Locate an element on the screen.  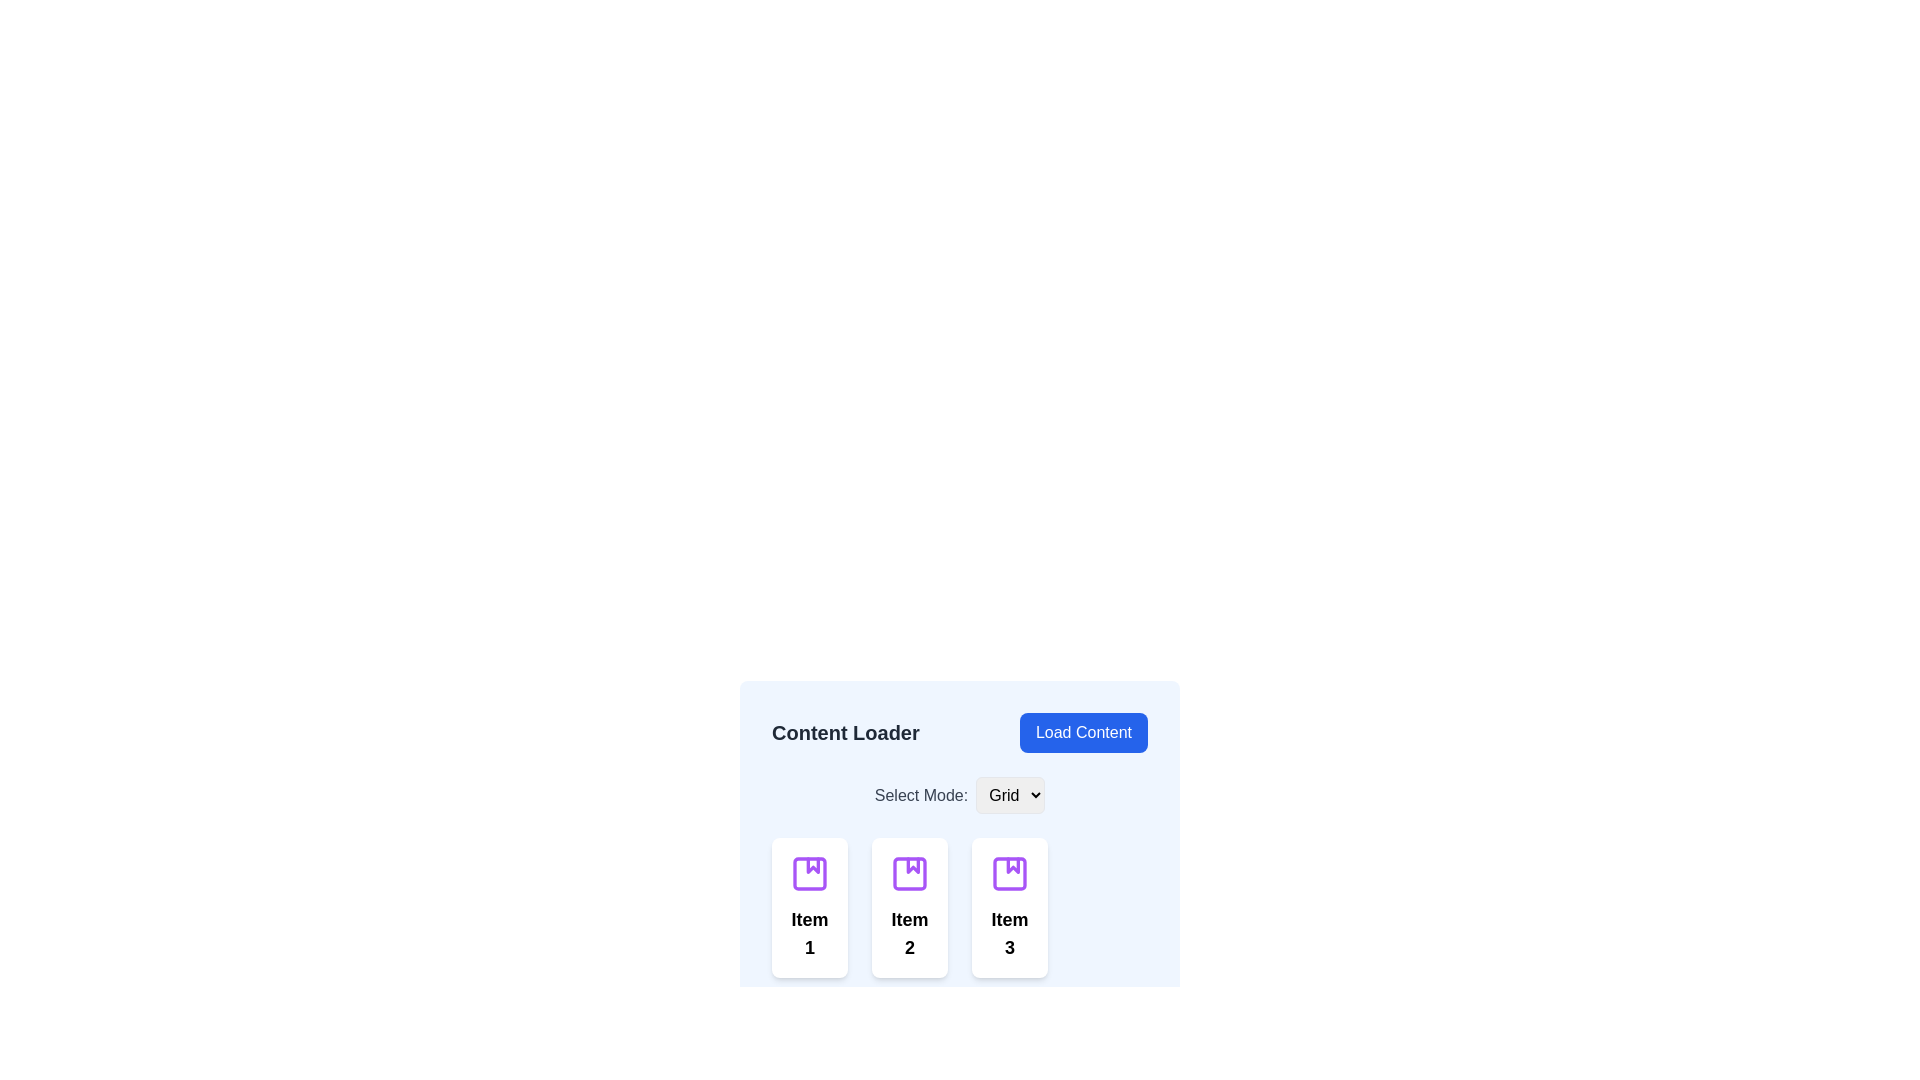
the triangular decorative icon representing 'Item 3' located in the third column under the 'Content Loader' section is located at coordinates (1013, 864).